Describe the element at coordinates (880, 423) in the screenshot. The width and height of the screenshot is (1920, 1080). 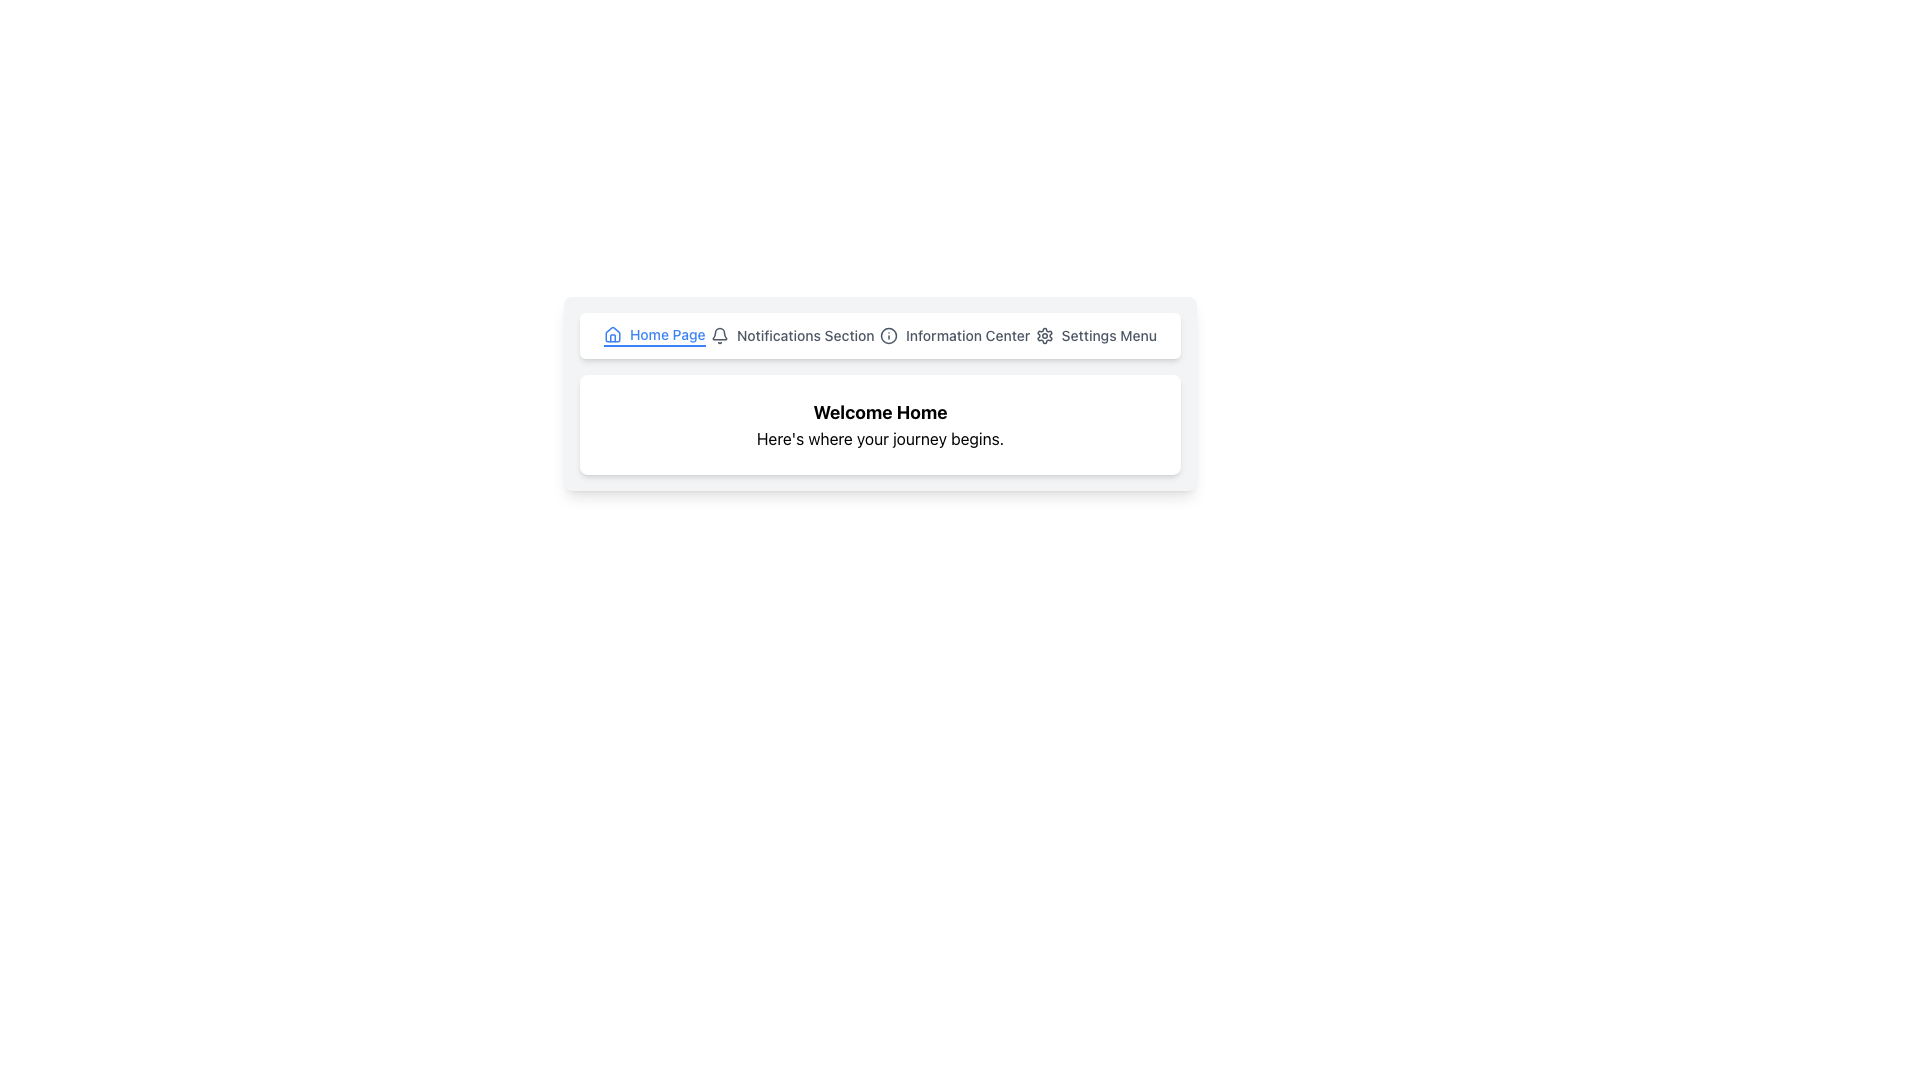
I see `welcoming message text block located centrally within a white rectangular card beneath the navigation bar` at that location.